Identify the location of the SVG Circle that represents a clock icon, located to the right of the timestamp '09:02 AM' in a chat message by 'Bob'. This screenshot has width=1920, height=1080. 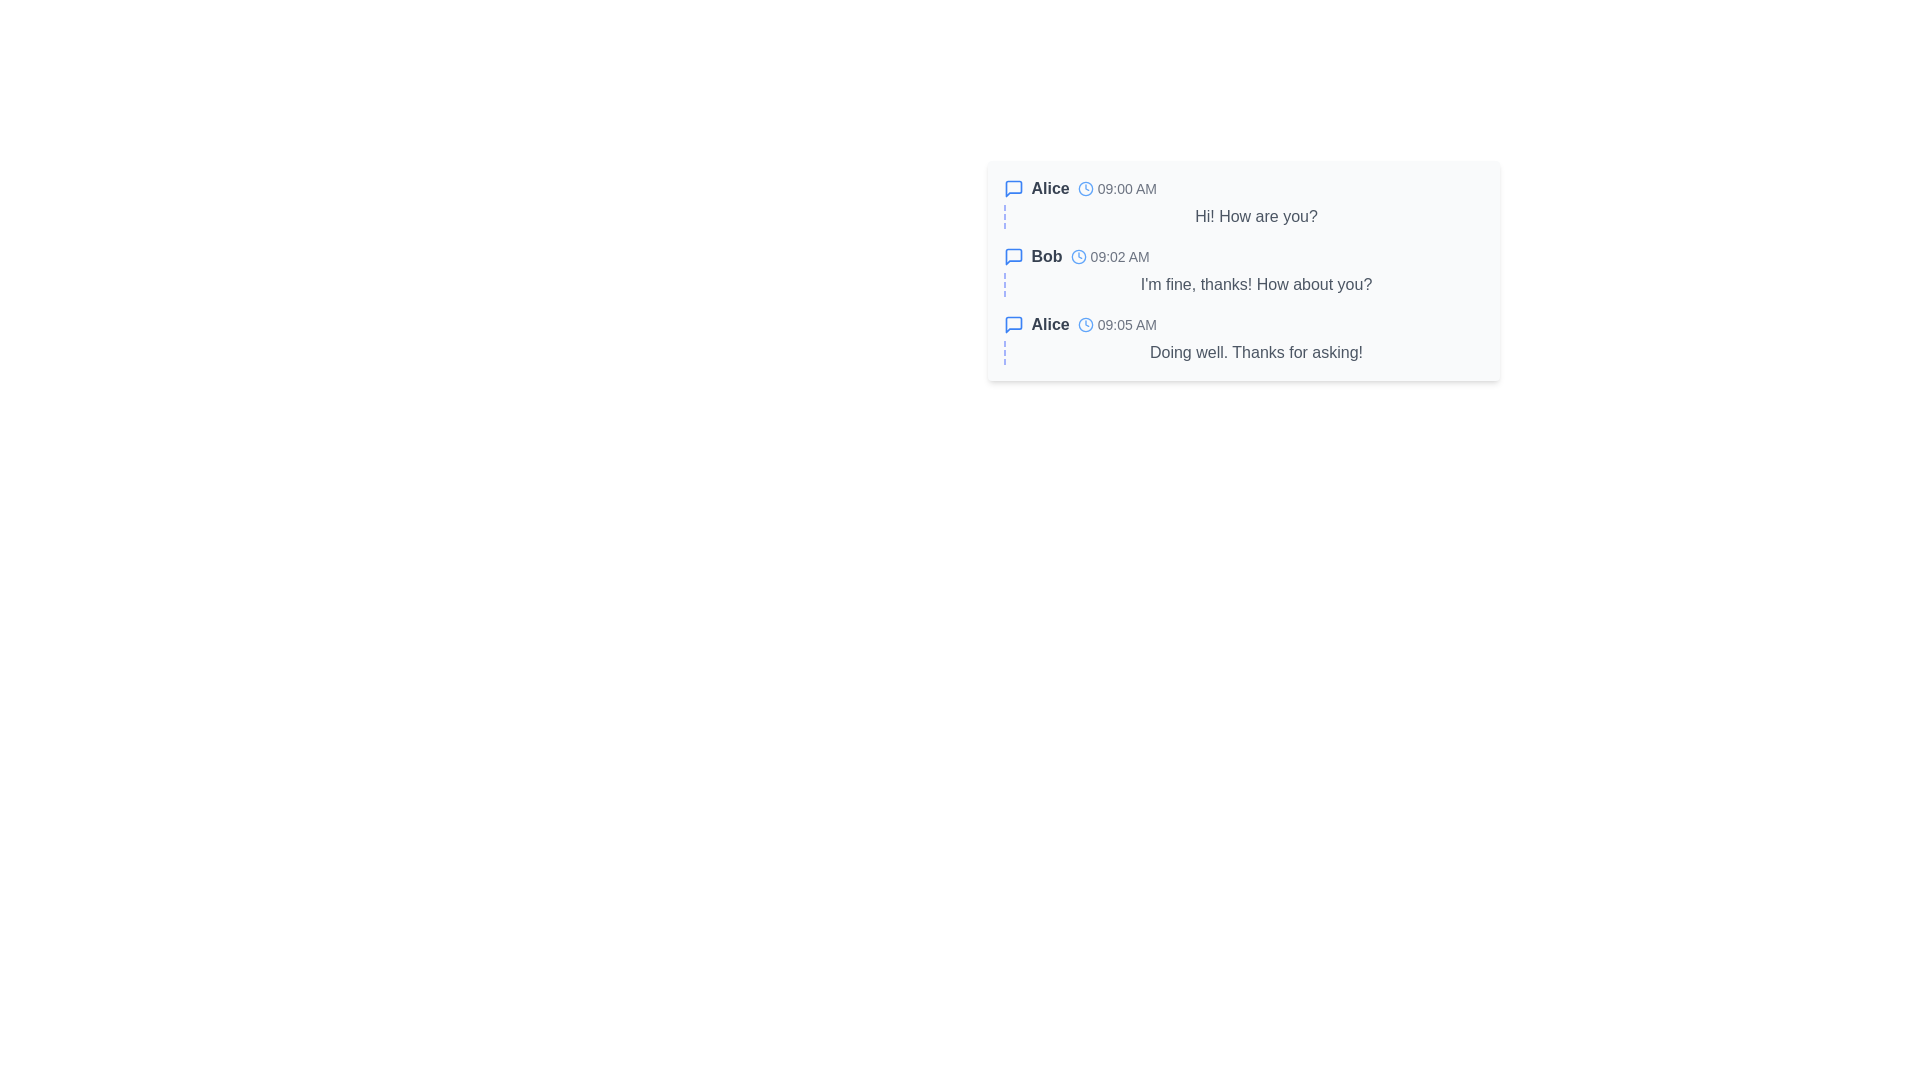
(1077, 256).